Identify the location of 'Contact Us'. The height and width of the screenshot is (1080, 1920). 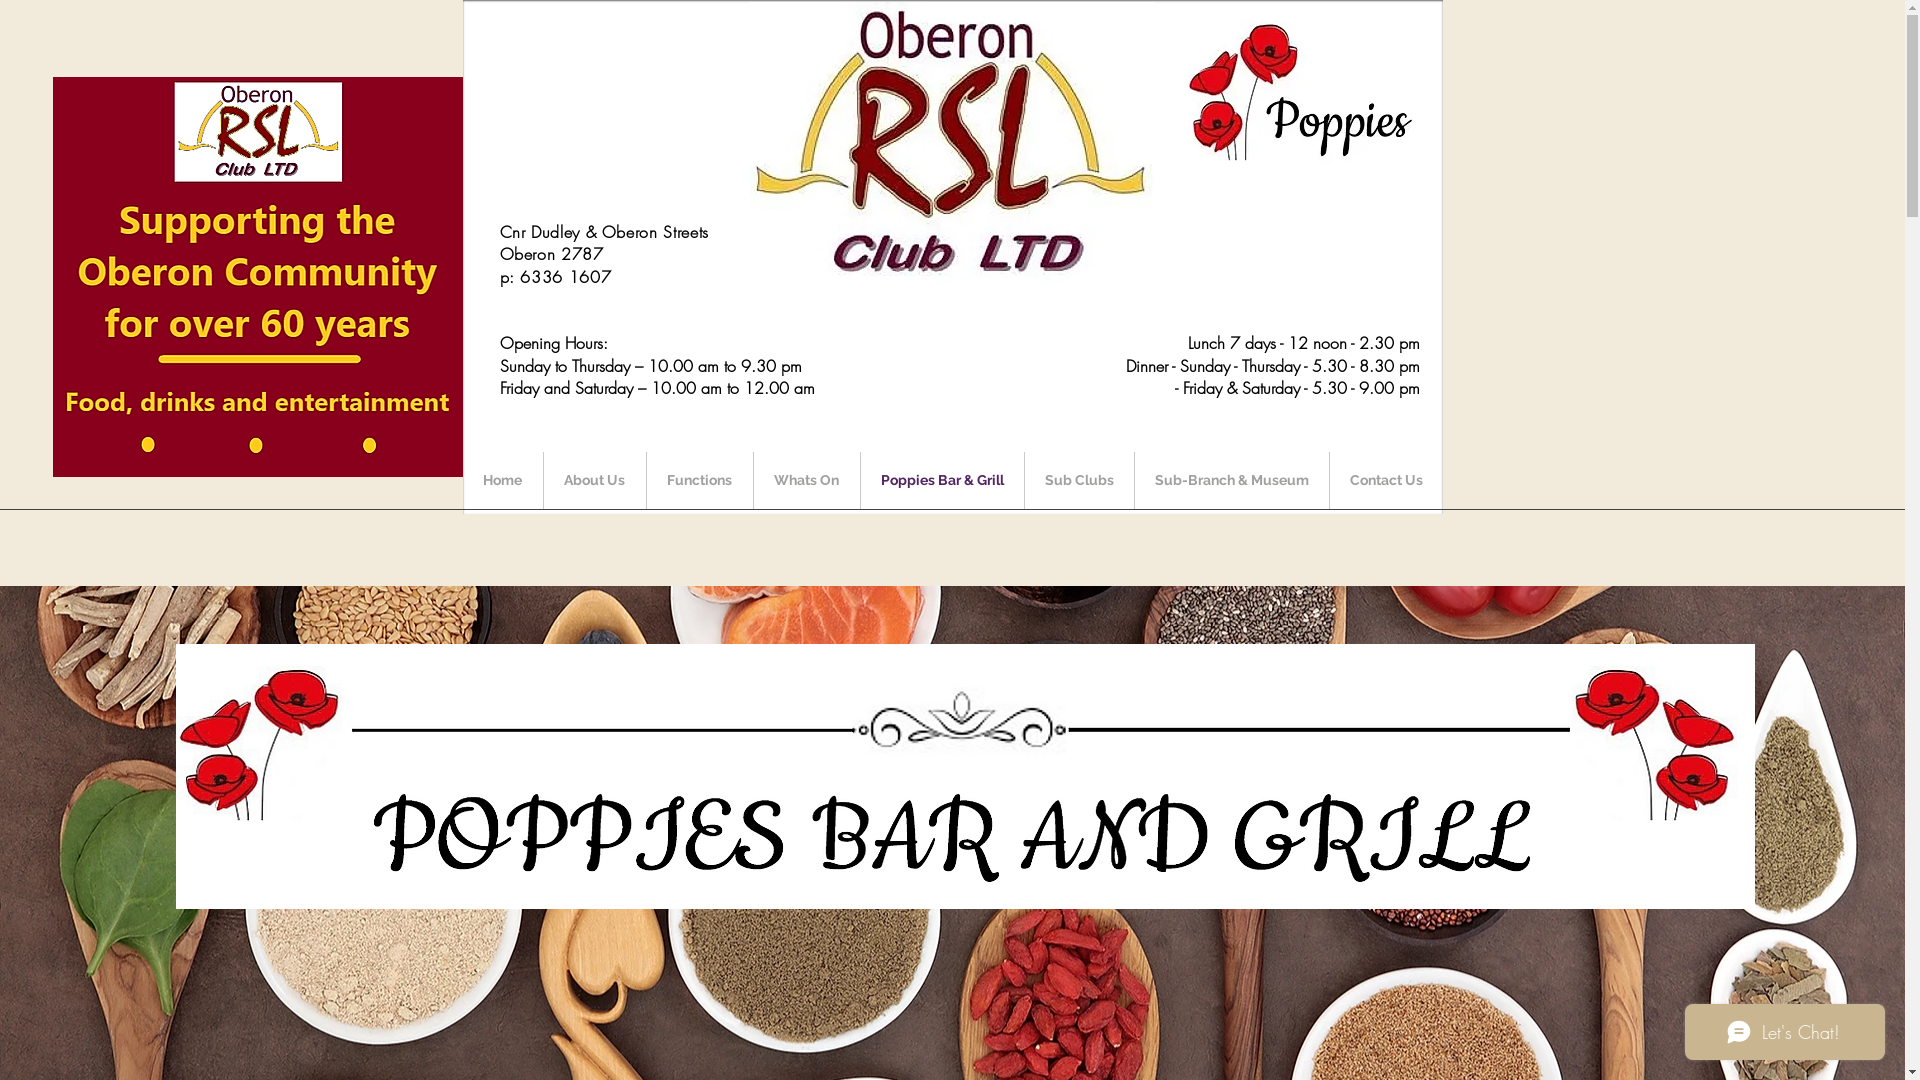
(1385, 480).